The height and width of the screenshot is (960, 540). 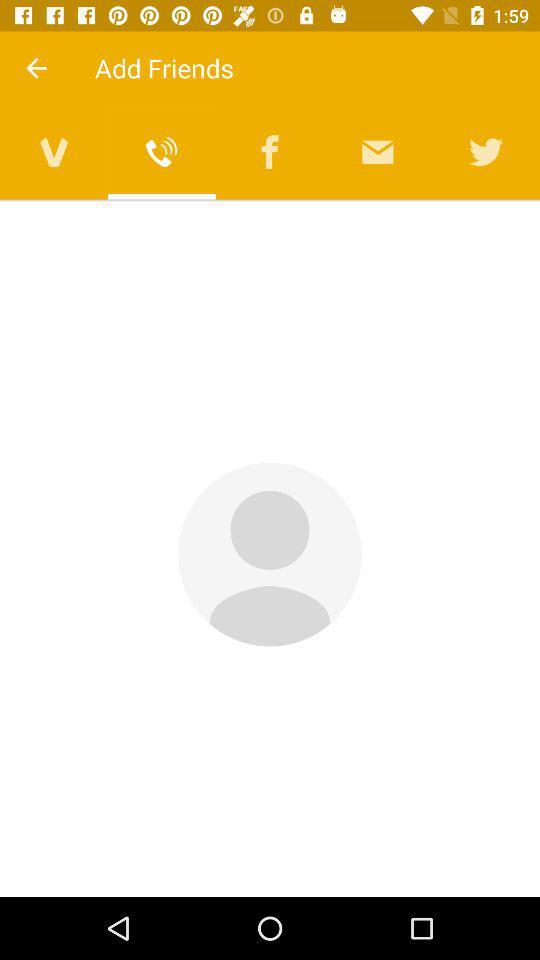 What do you see at coordinates (54, 151) in the screenshot?
I see `go to` at bounding box center [54, 151].